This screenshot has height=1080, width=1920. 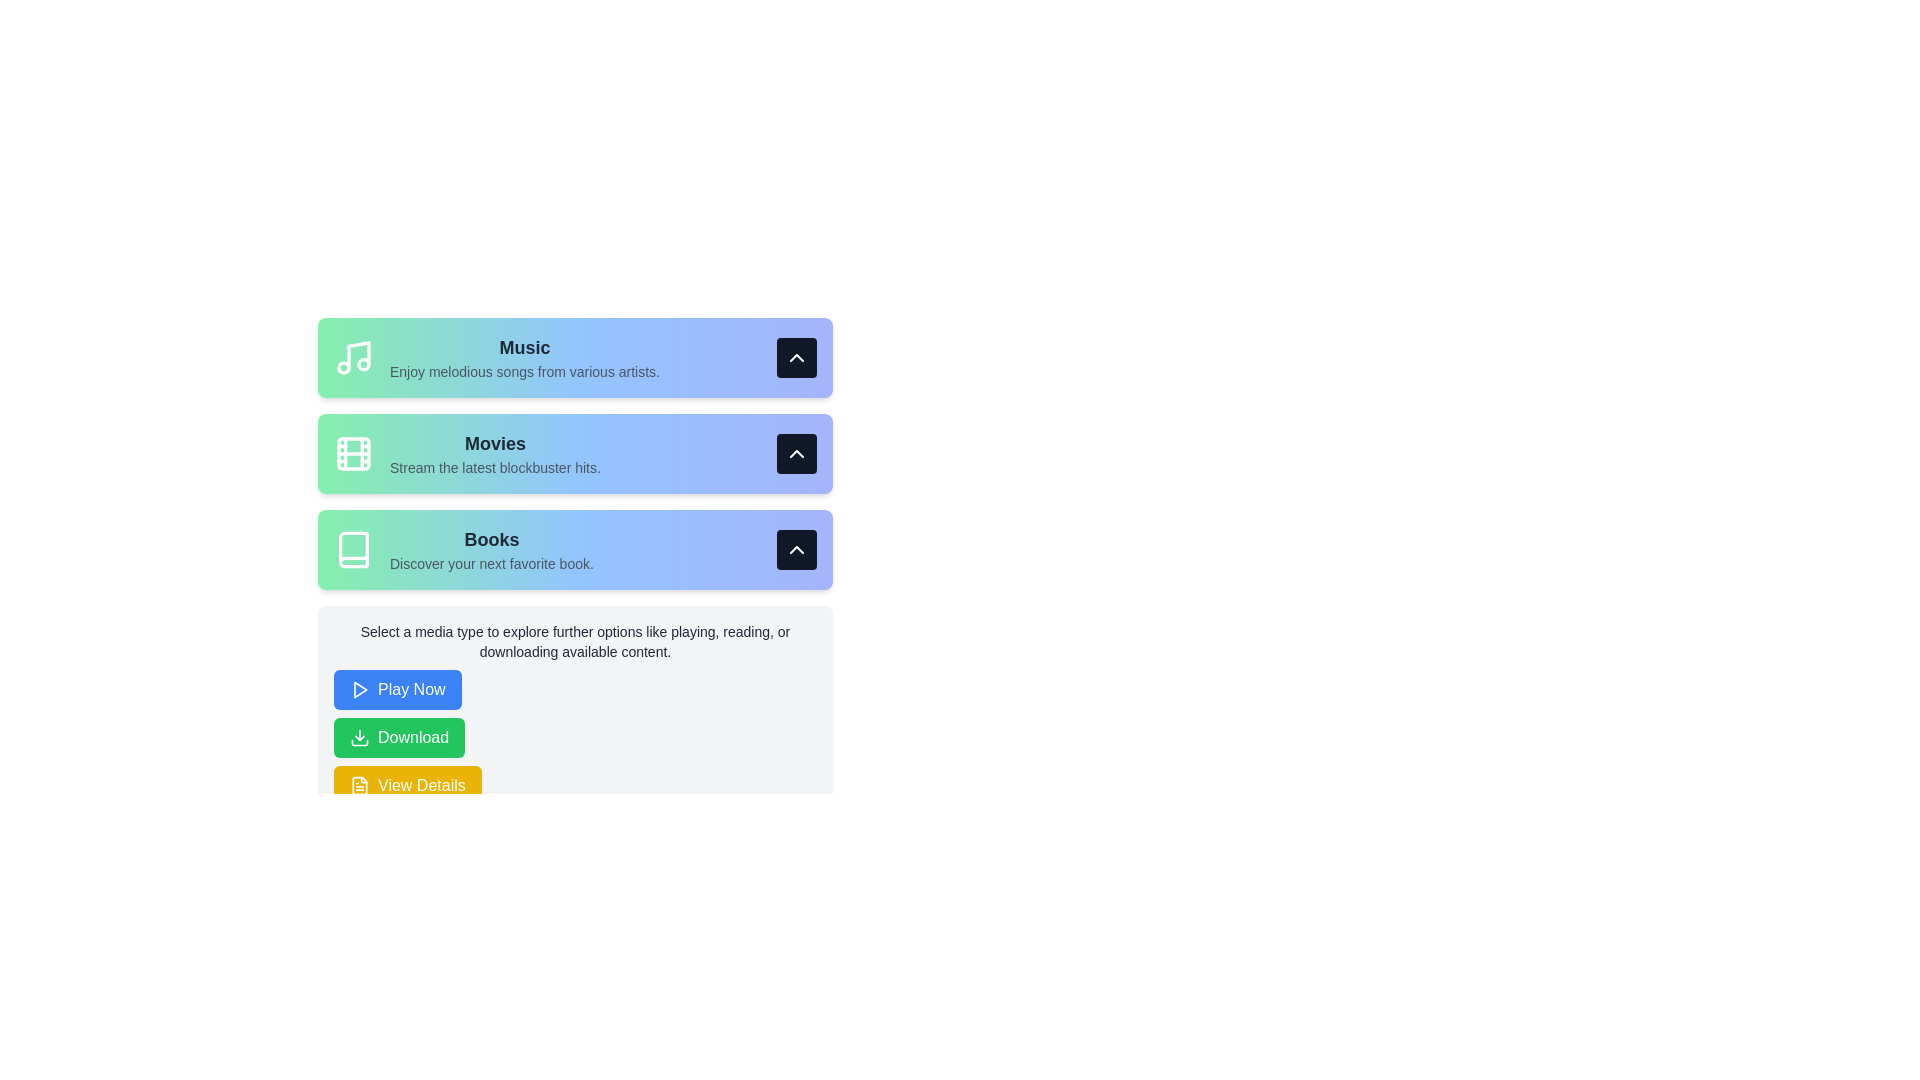 What do you see at coordinates (524, 371) in the screenshot?
I see `the text label providing additional information about the 'Music' category, which is located directly below the 'Music' heading in the first content block` at bounding box center [524, 371].